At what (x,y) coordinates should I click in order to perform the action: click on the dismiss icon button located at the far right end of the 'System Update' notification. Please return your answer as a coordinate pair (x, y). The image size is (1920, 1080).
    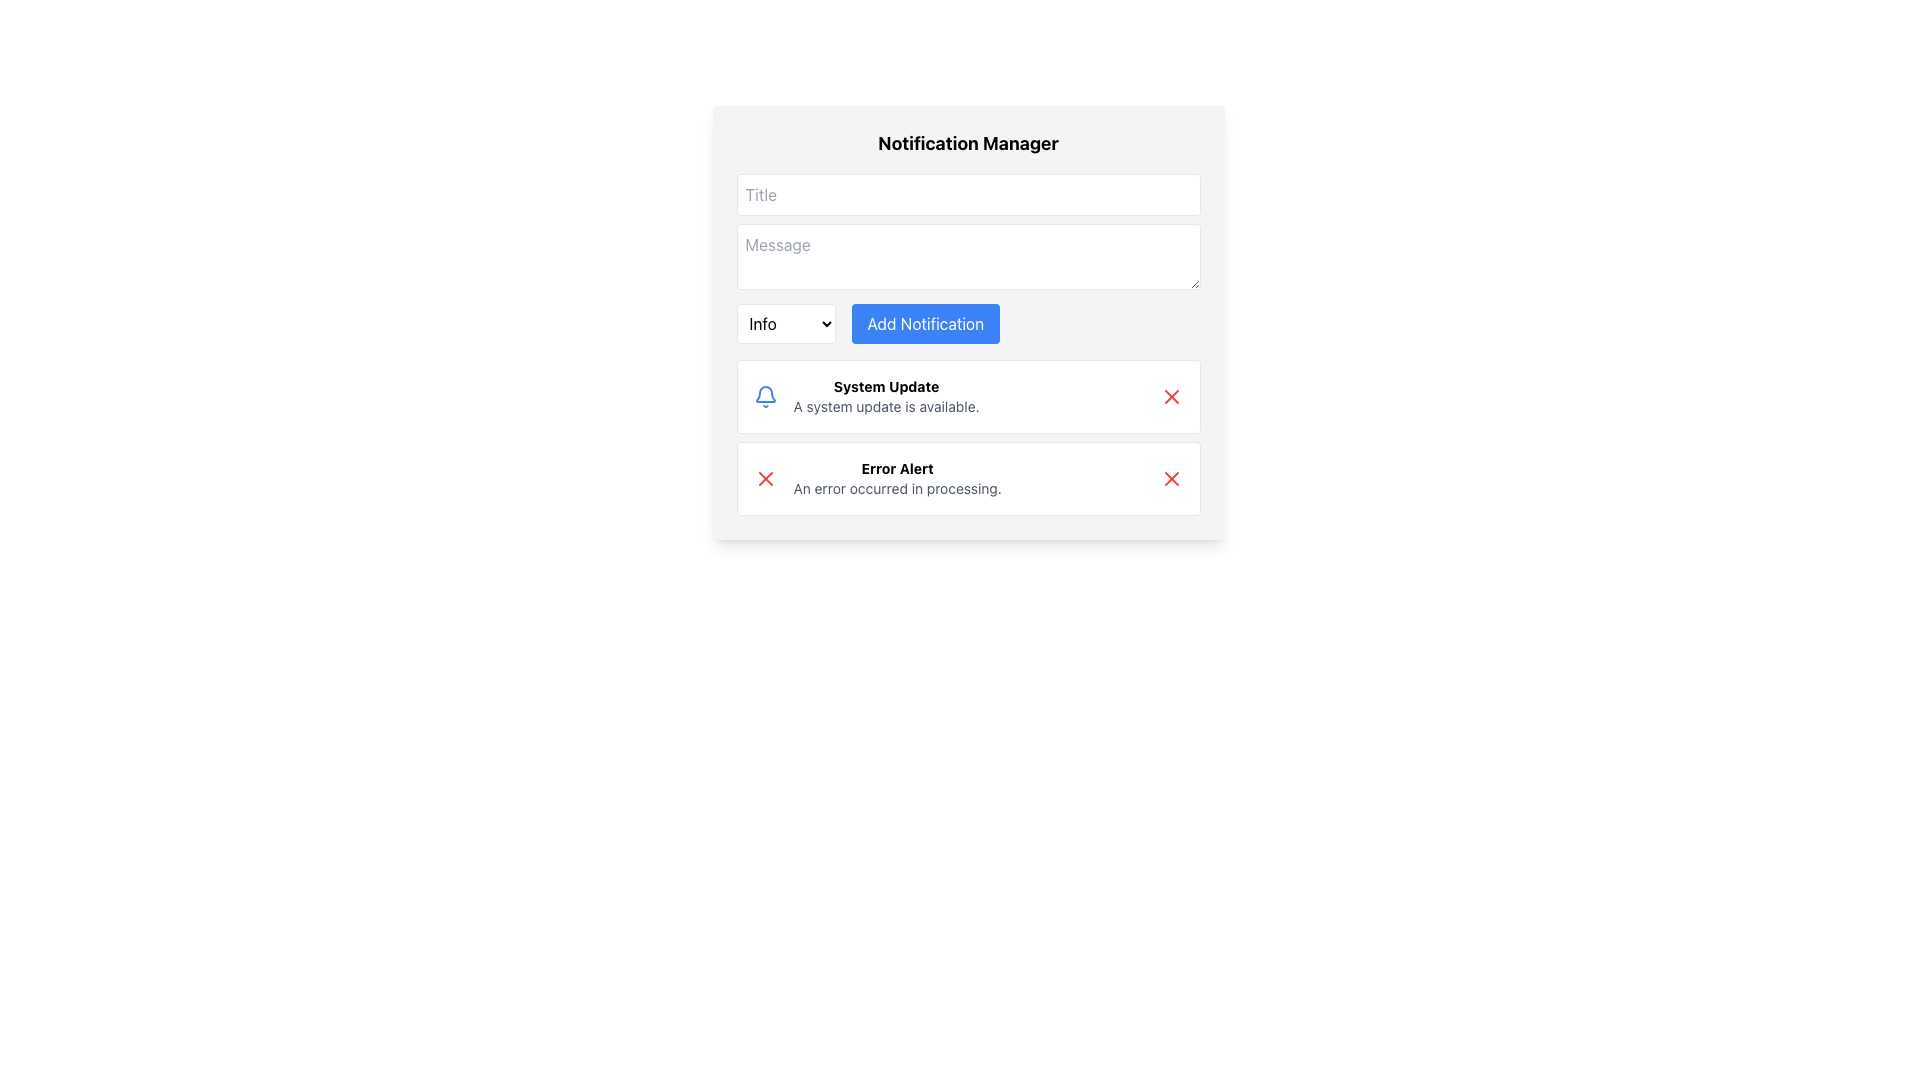
    Looking at the image, I should click on (1171, 397).